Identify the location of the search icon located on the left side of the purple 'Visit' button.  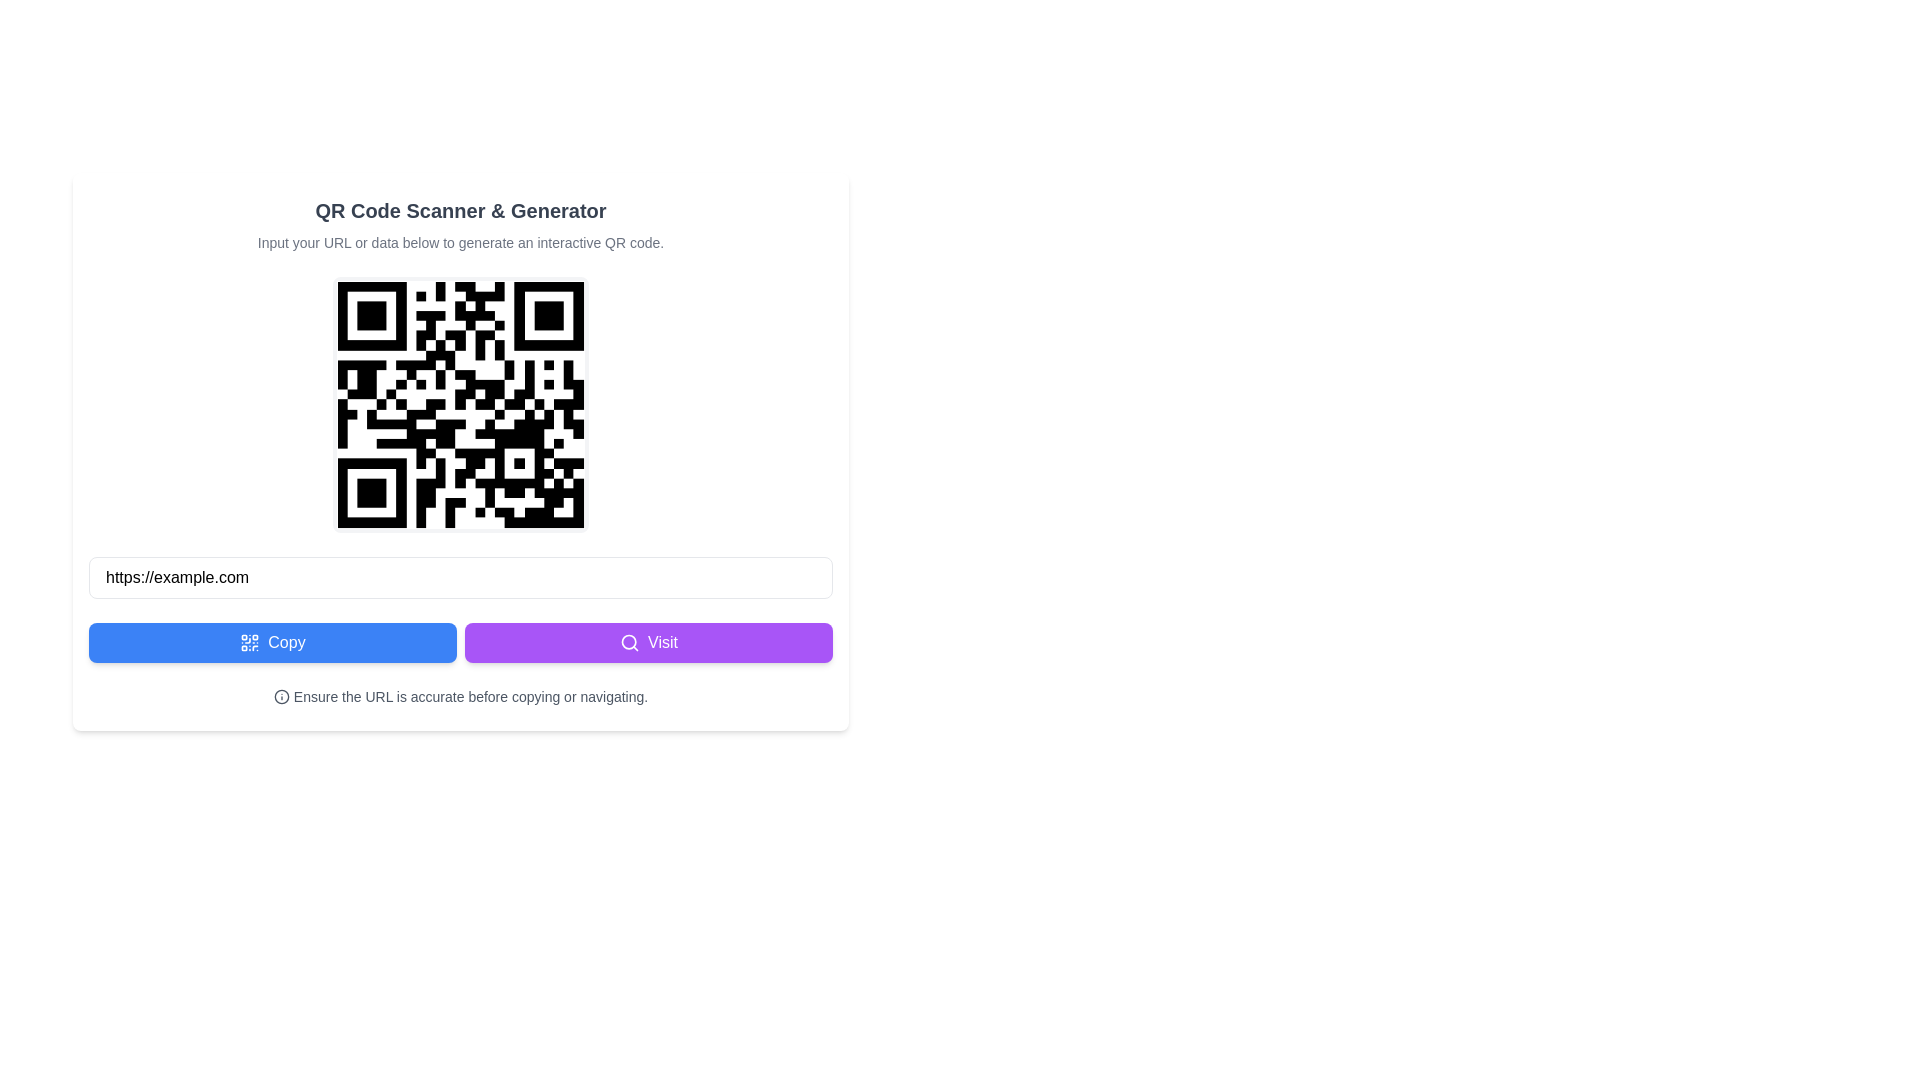
(628, 643).